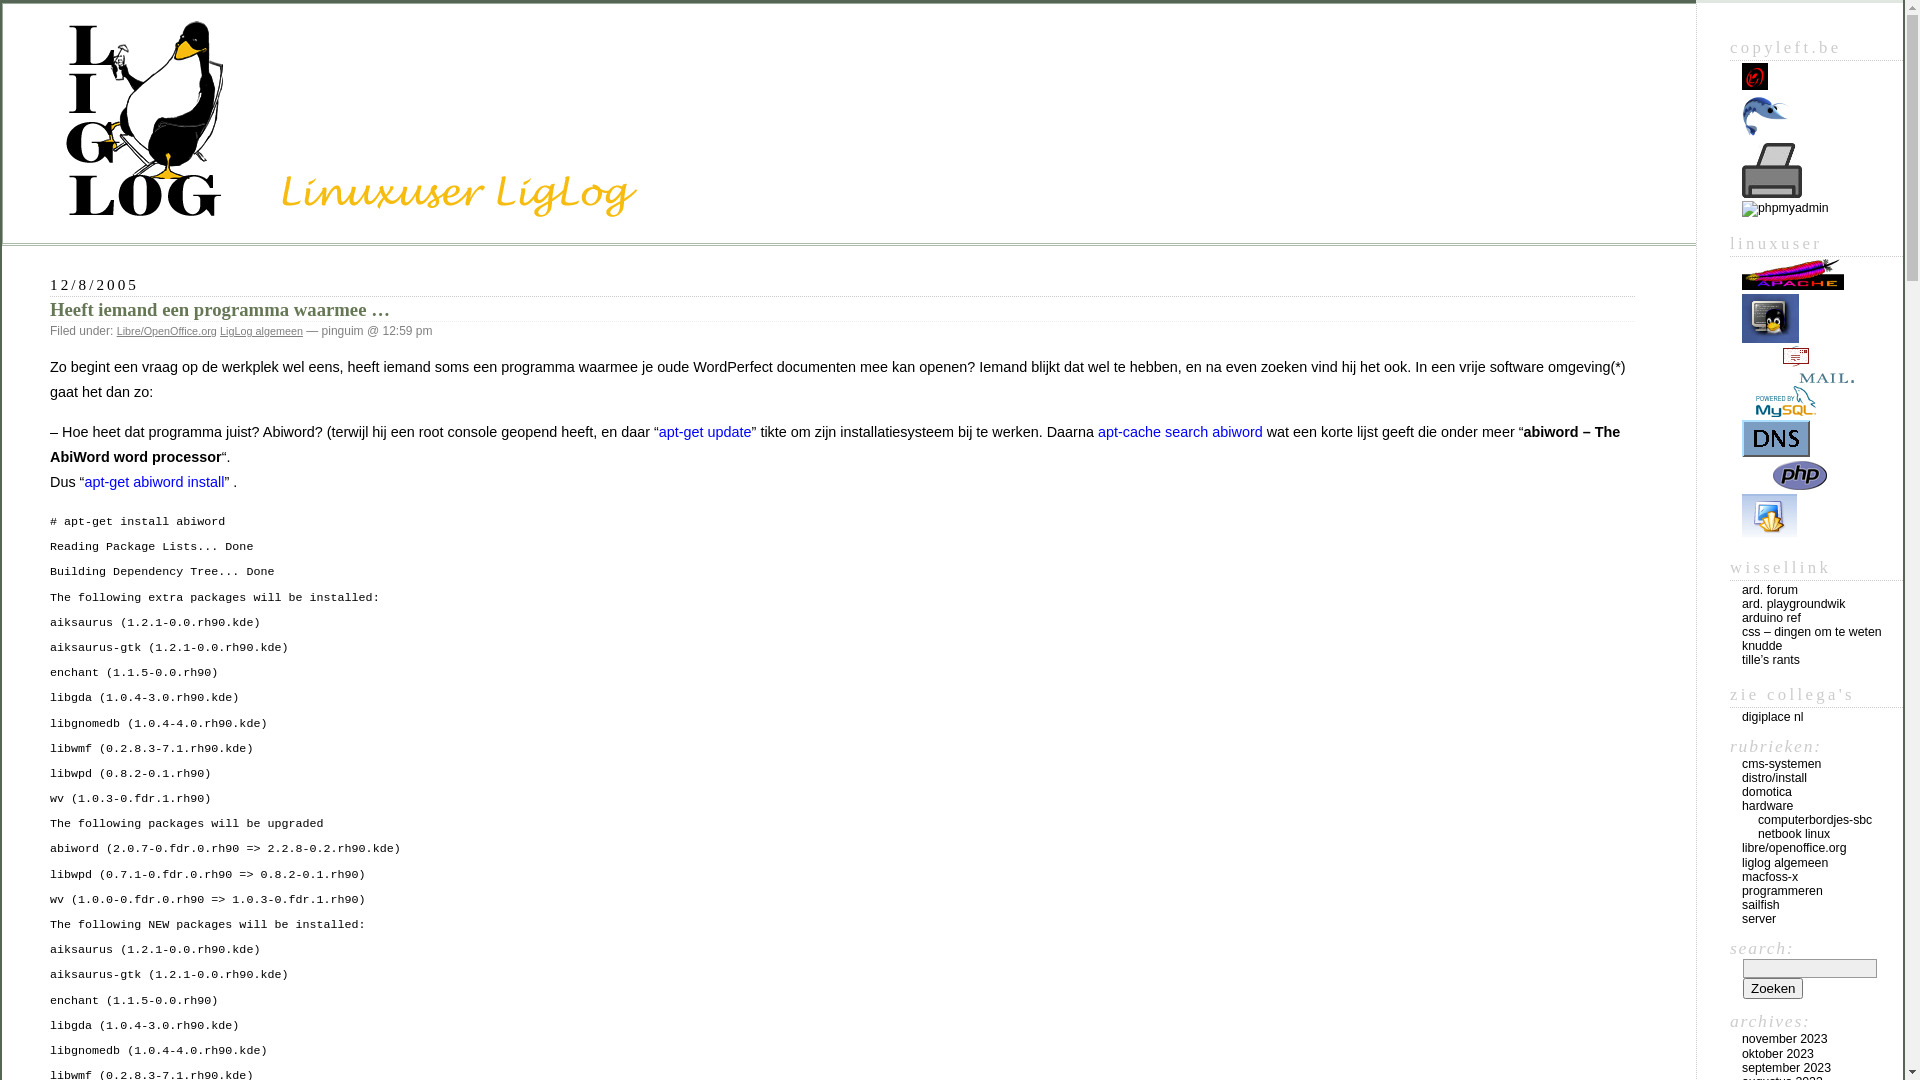  I want to click on 'distro/install', so click(1774, 777).